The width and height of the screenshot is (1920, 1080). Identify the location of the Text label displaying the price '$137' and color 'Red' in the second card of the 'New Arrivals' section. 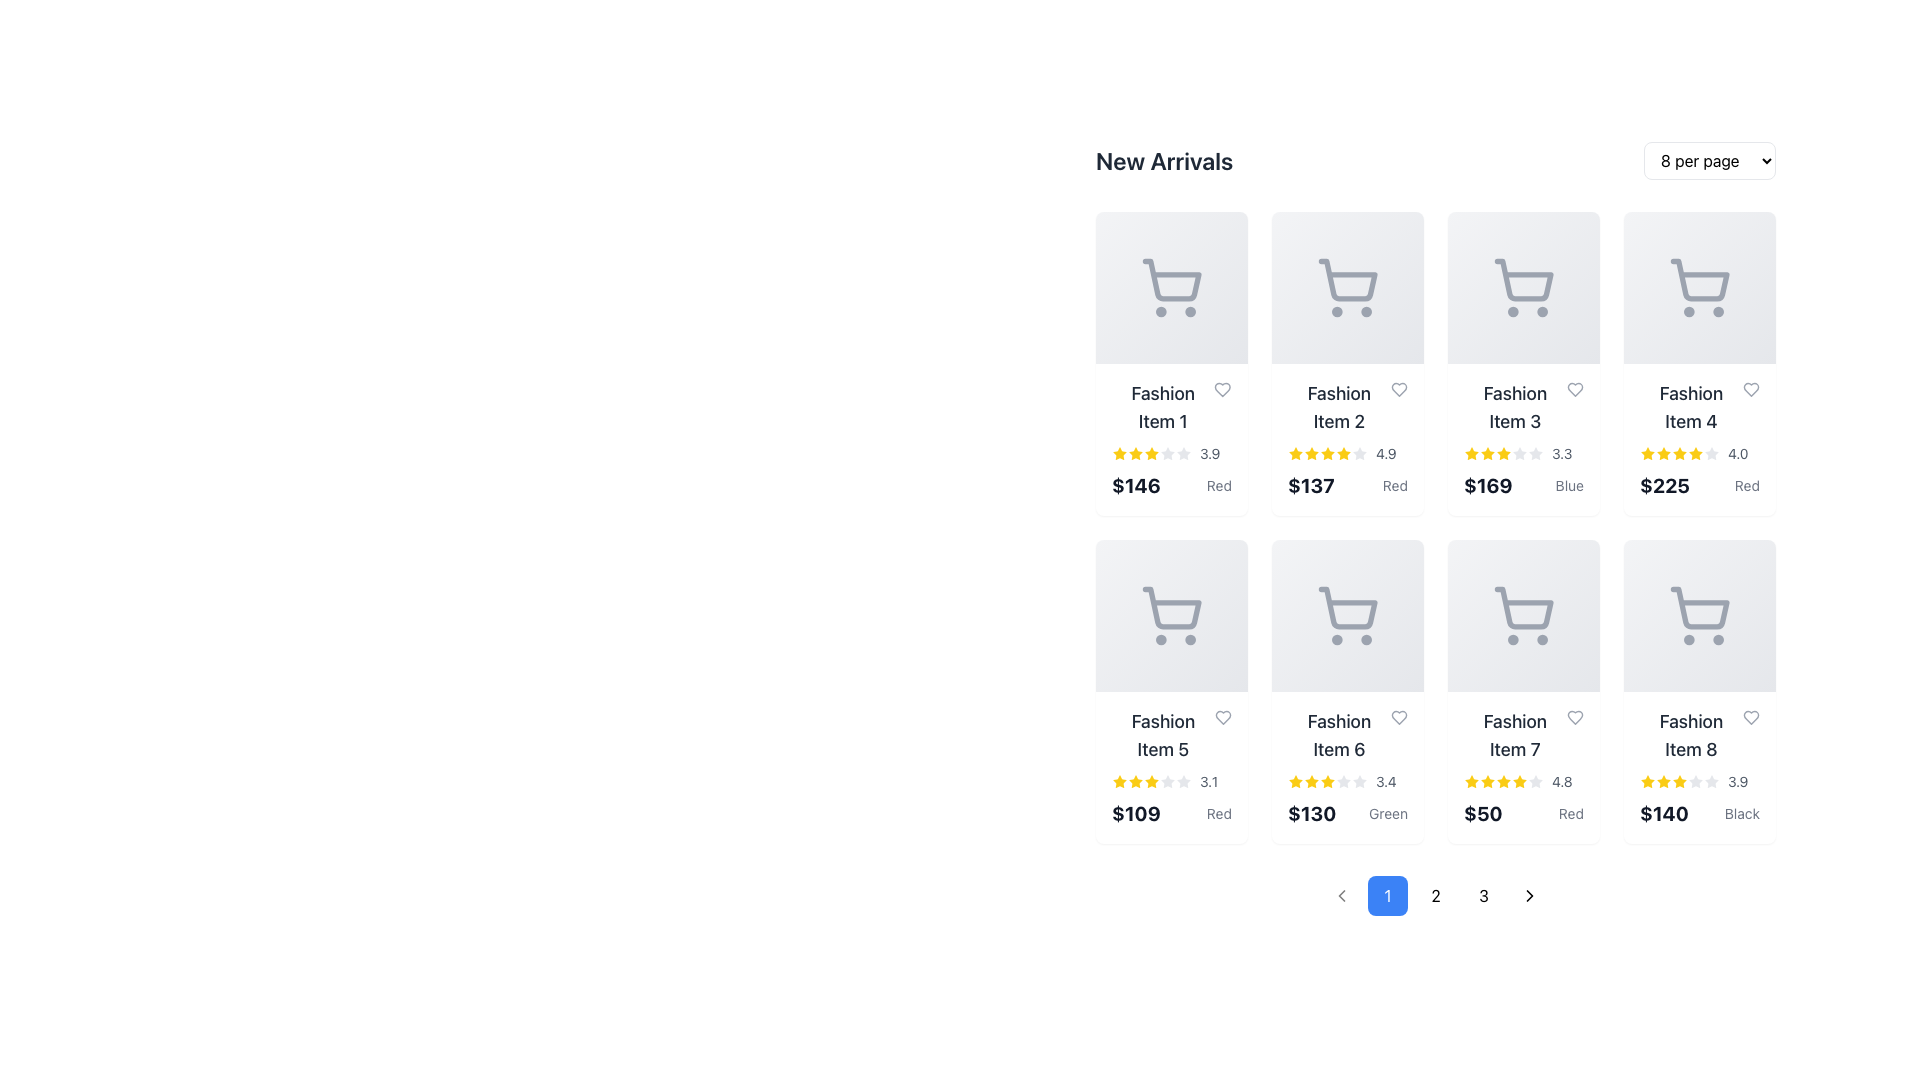
(1348, 486).